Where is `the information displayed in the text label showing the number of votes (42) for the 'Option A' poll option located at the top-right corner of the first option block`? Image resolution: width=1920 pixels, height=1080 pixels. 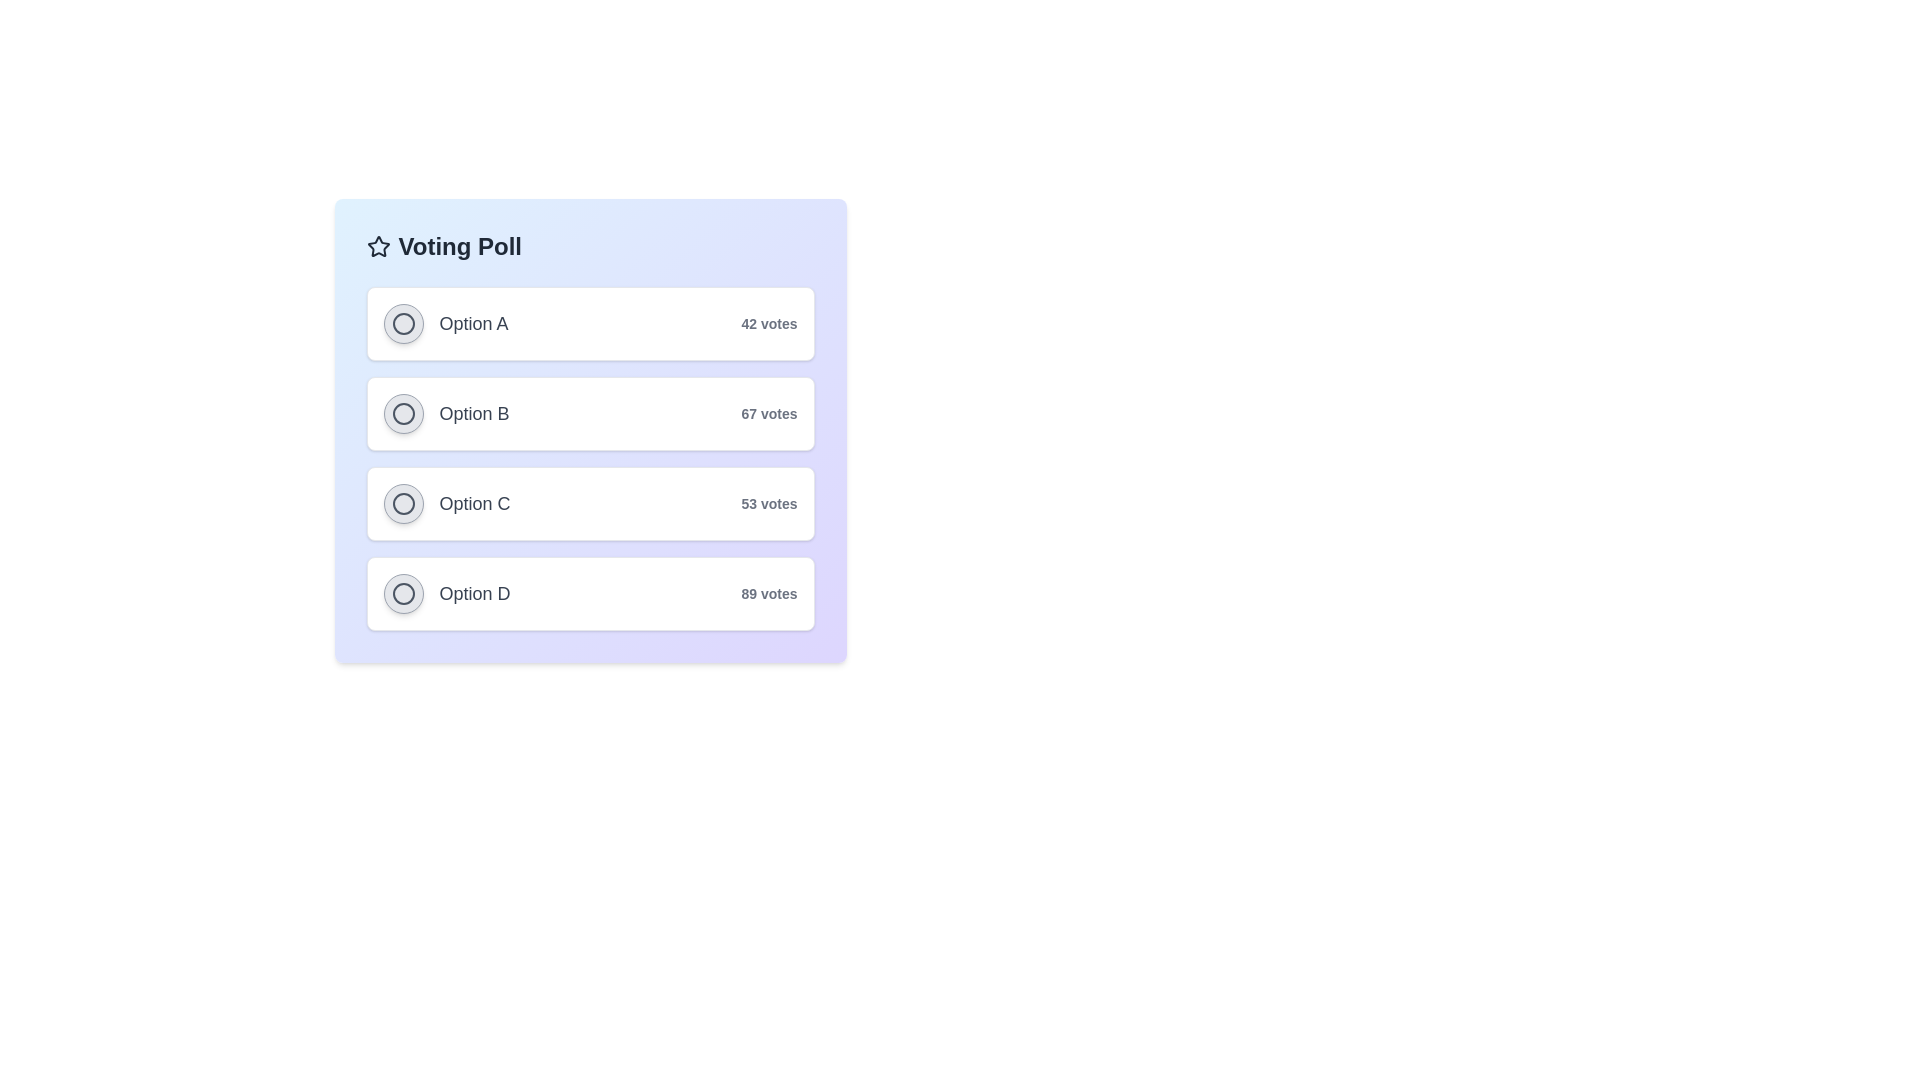 the information displayed in the text label showing the number of votes (42) for the 'Option A' poll option located at the top-right corner of the first option block is located at coordinates (768, 323).